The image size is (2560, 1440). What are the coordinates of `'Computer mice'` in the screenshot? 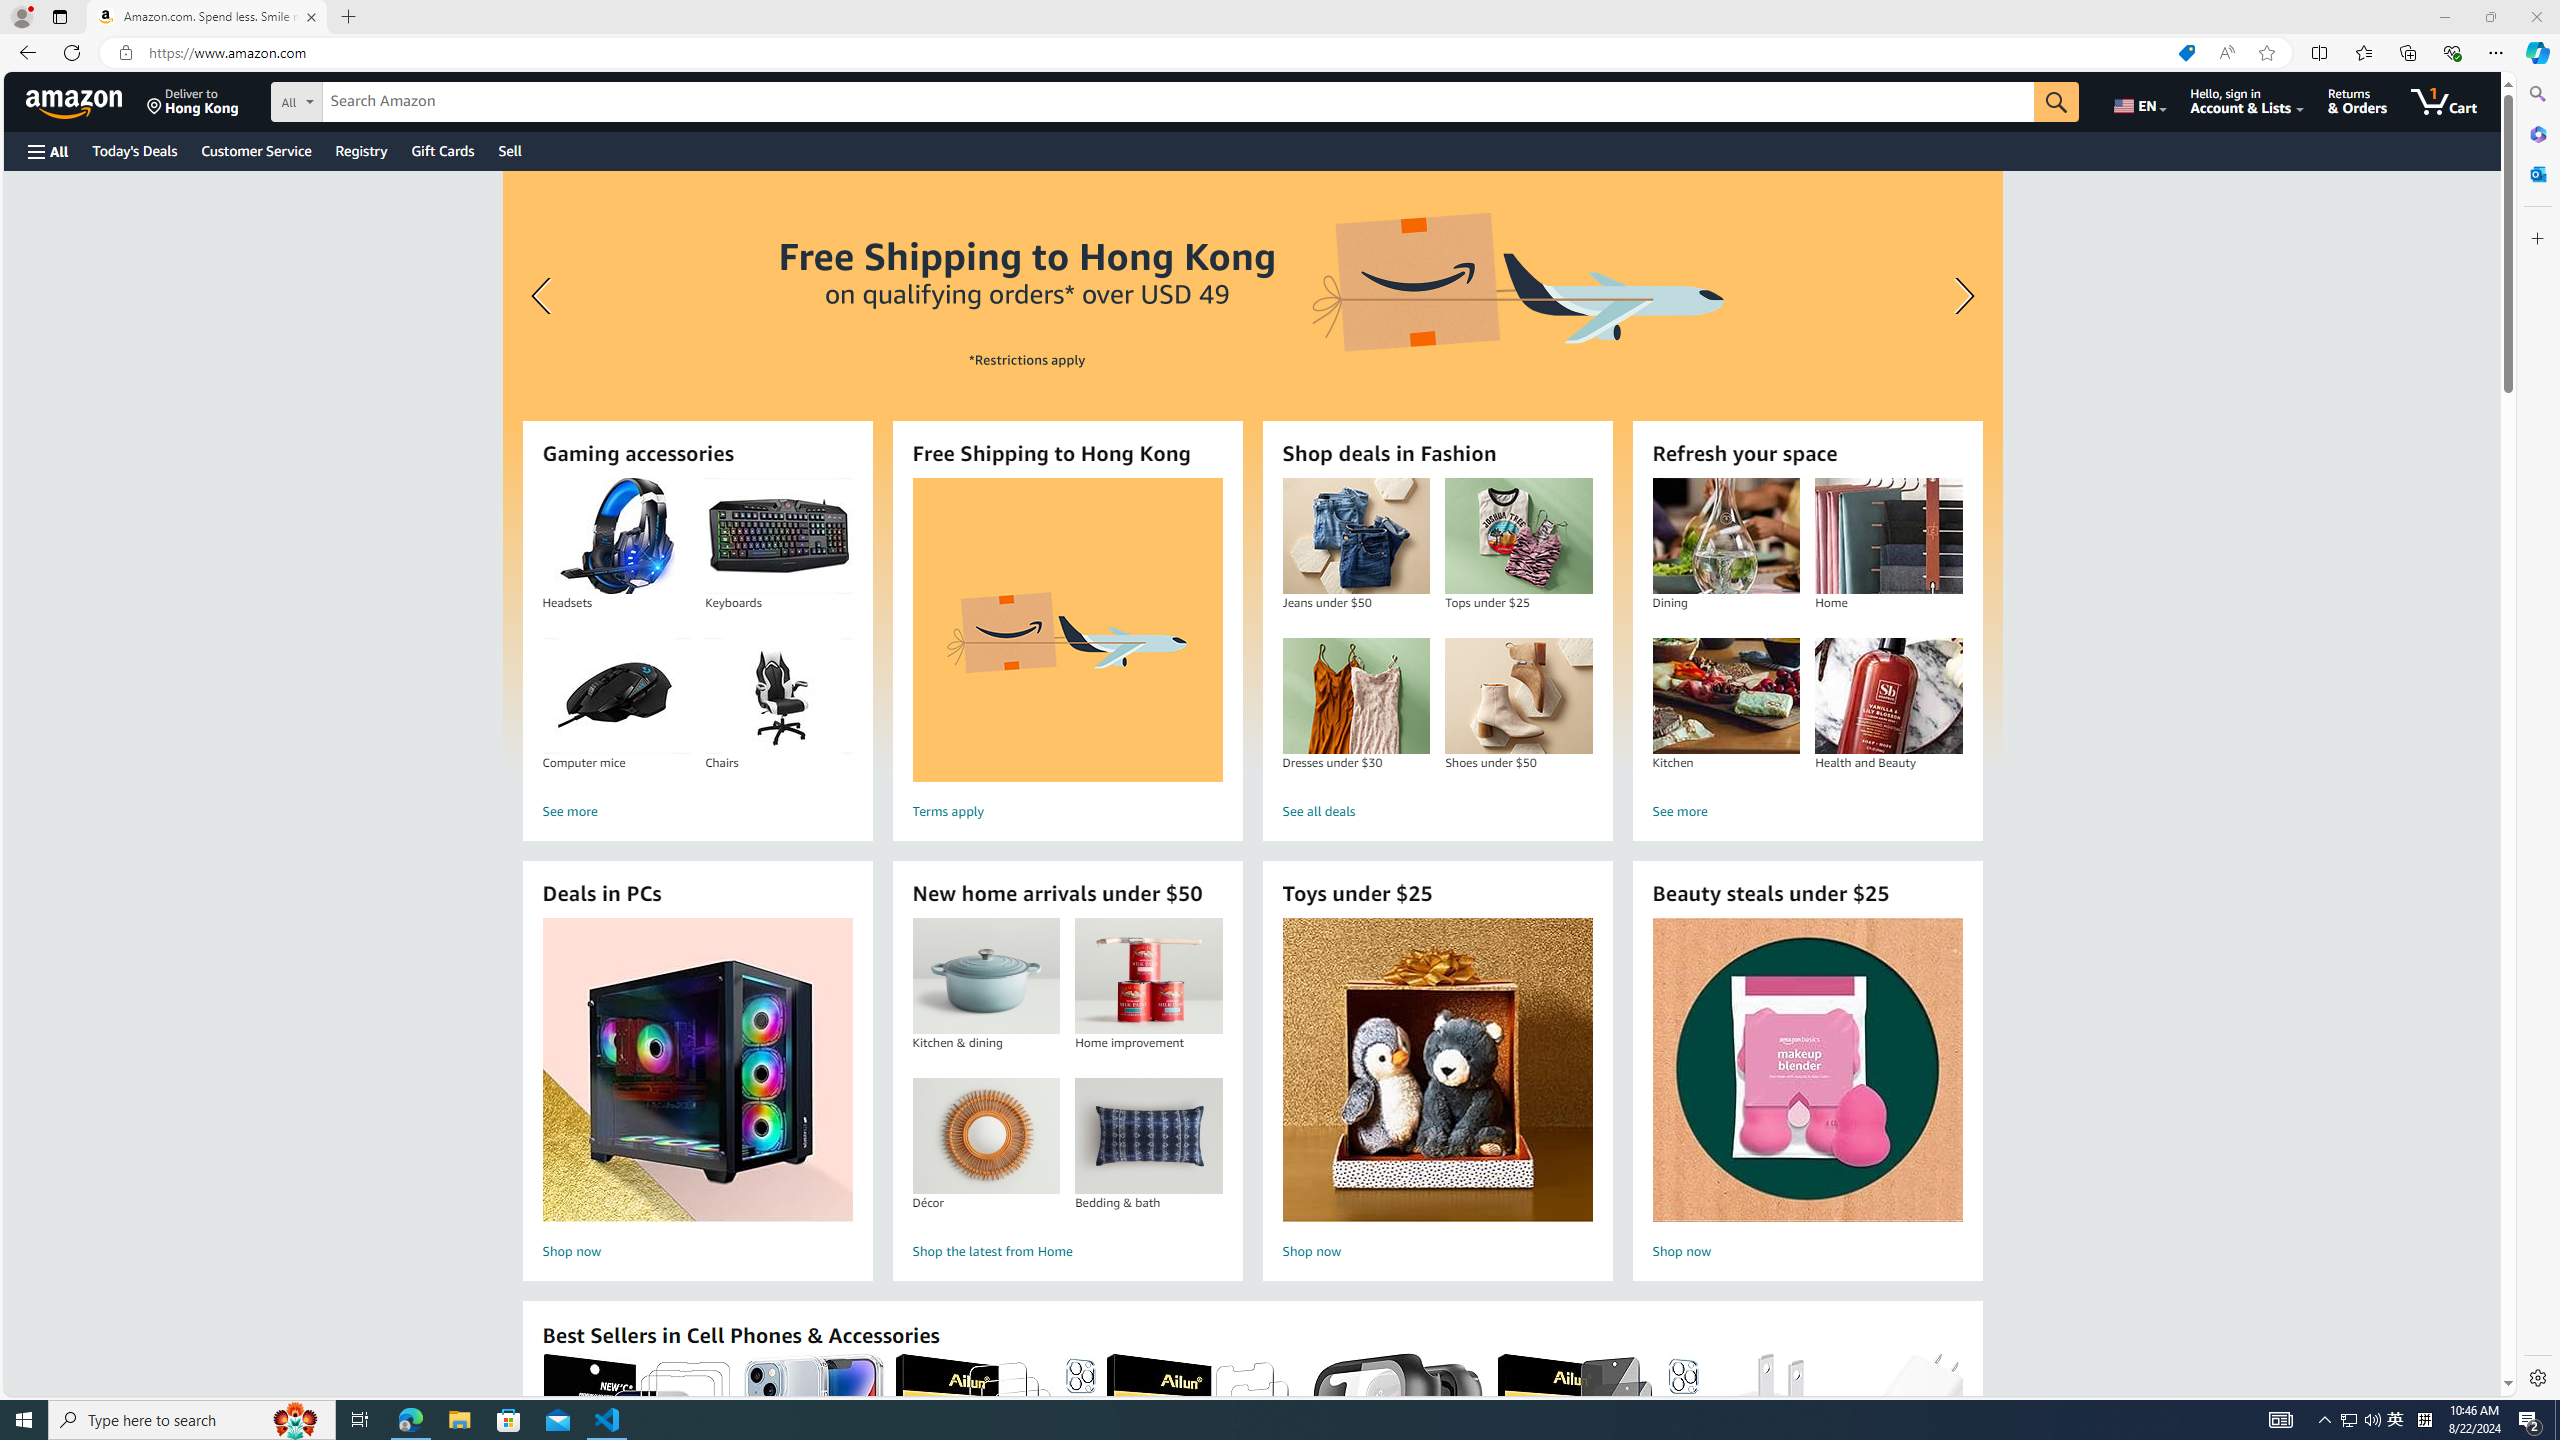 It's located at (615, 696).